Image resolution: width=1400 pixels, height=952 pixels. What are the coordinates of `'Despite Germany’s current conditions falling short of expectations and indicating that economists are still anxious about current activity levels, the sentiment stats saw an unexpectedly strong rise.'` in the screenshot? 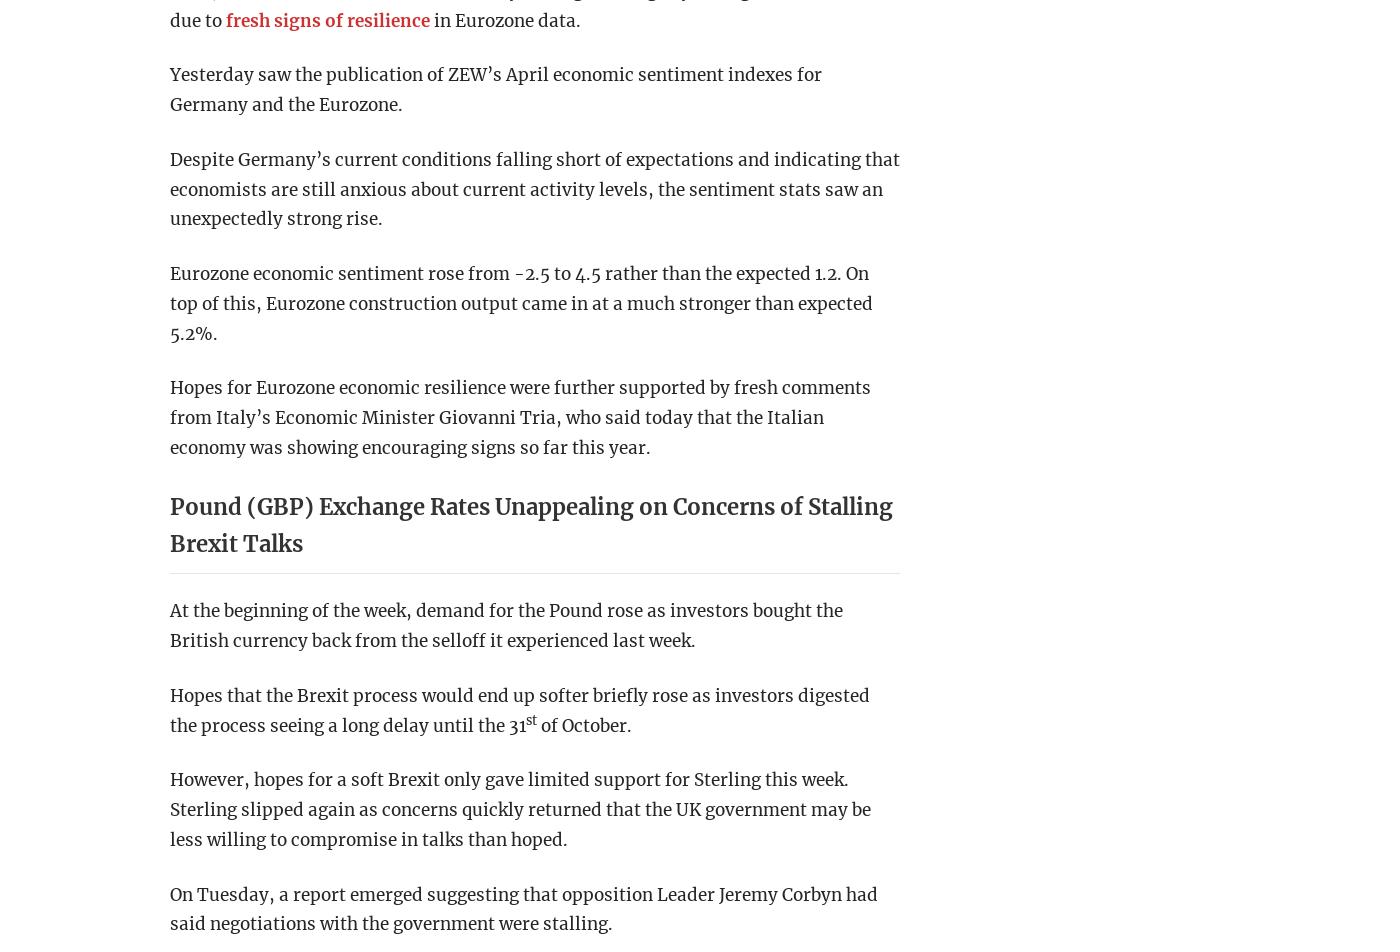 It's located at (534, 188).